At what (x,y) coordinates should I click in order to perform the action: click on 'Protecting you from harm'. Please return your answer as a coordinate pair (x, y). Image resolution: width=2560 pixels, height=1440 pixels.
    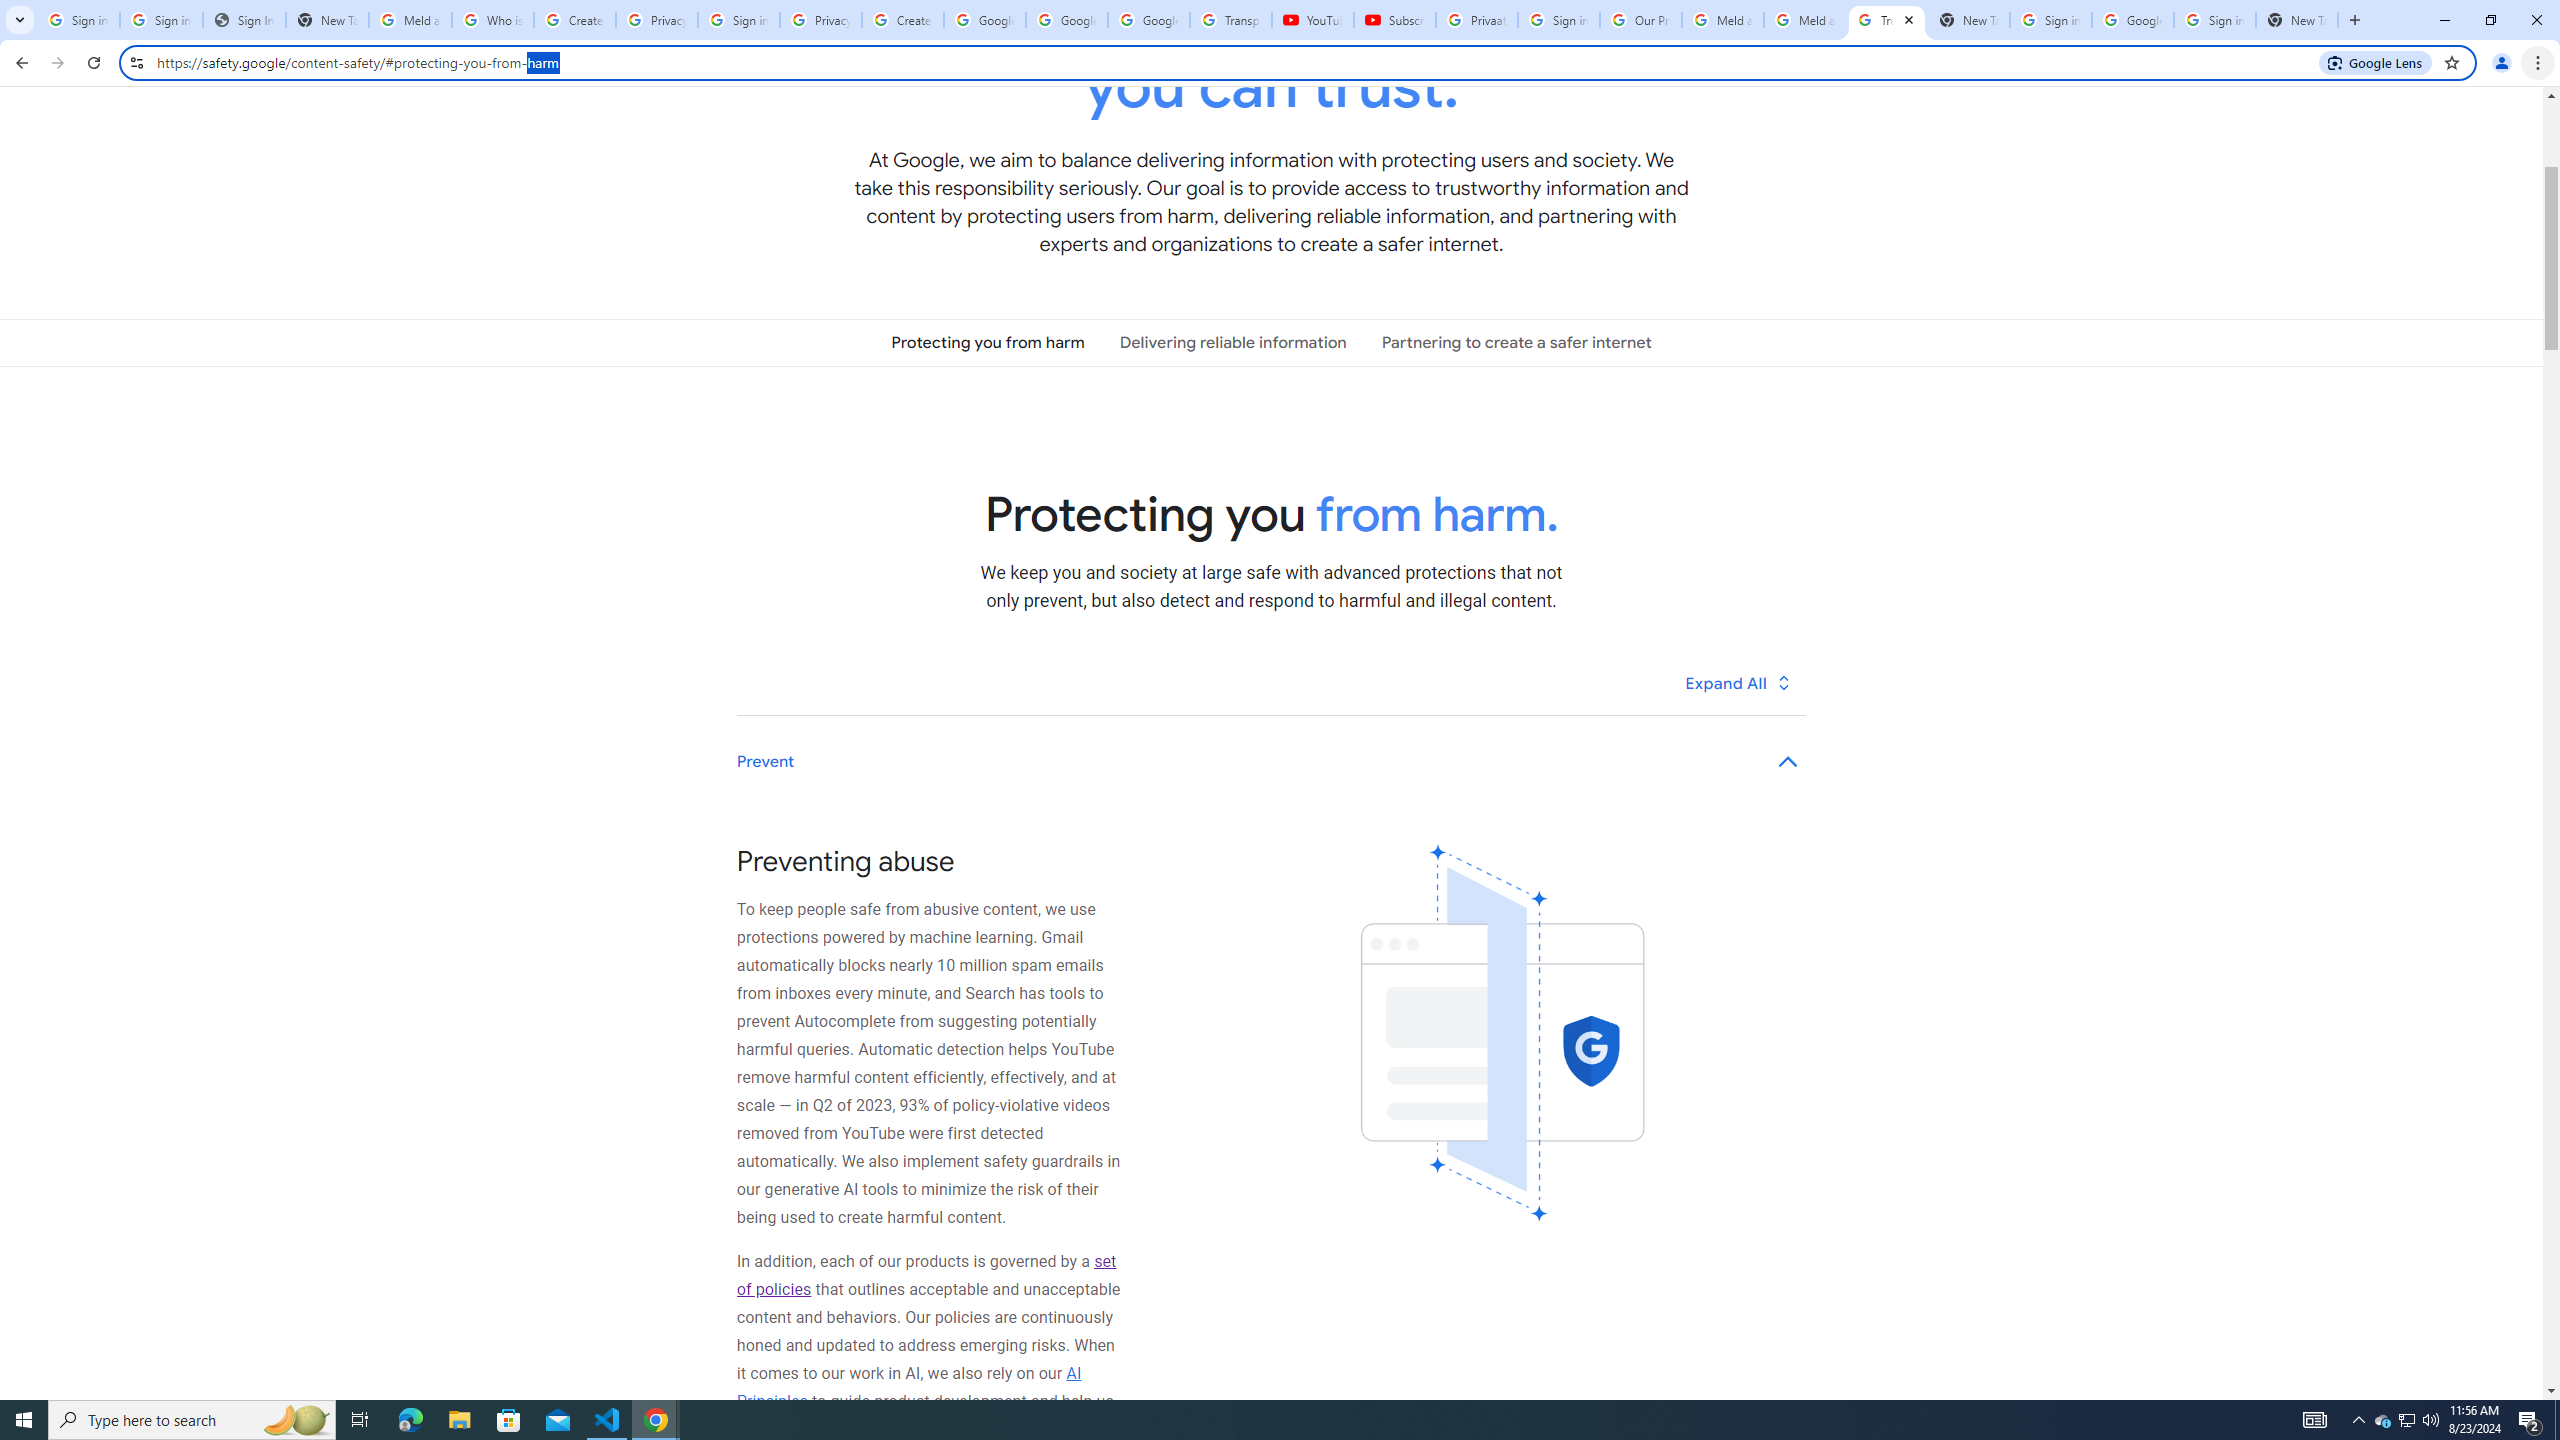
    Looking at the image, I should click on (987, 341).